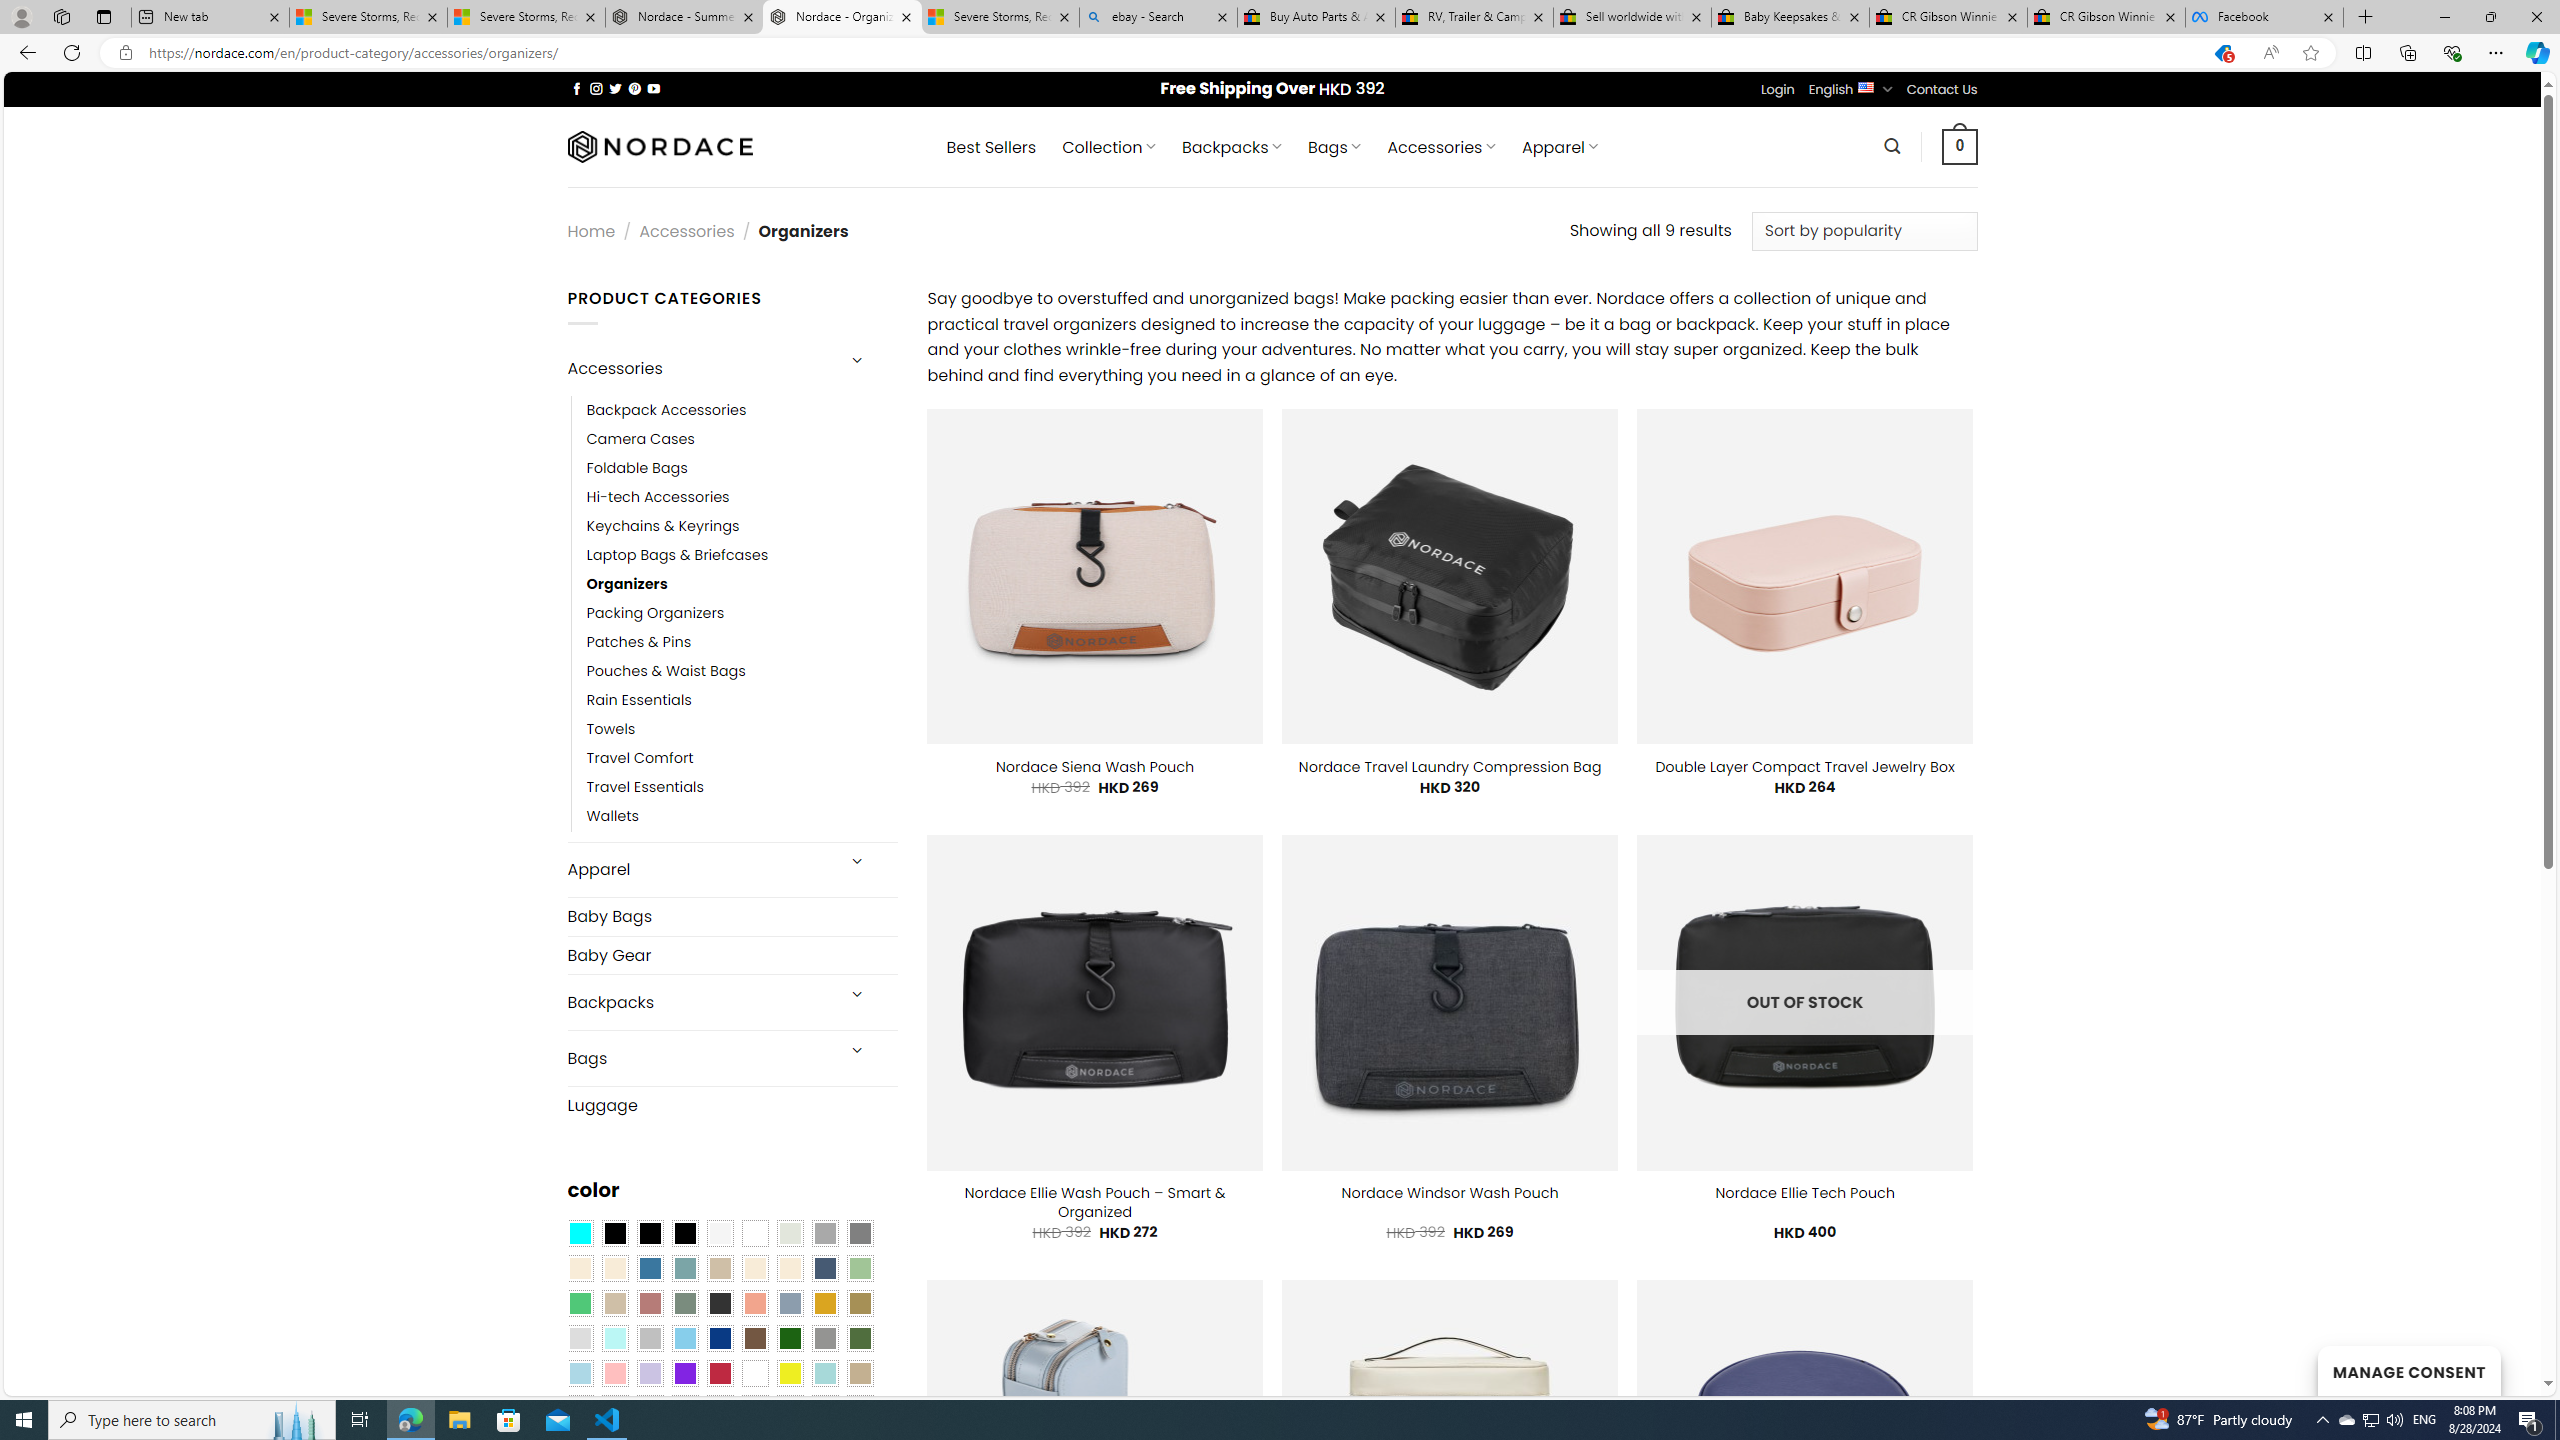 The image size is (2560, 1440). Describe the element at coordinates (741, 758) in the screenshot. I see `'Travel Comfort'` at that location.